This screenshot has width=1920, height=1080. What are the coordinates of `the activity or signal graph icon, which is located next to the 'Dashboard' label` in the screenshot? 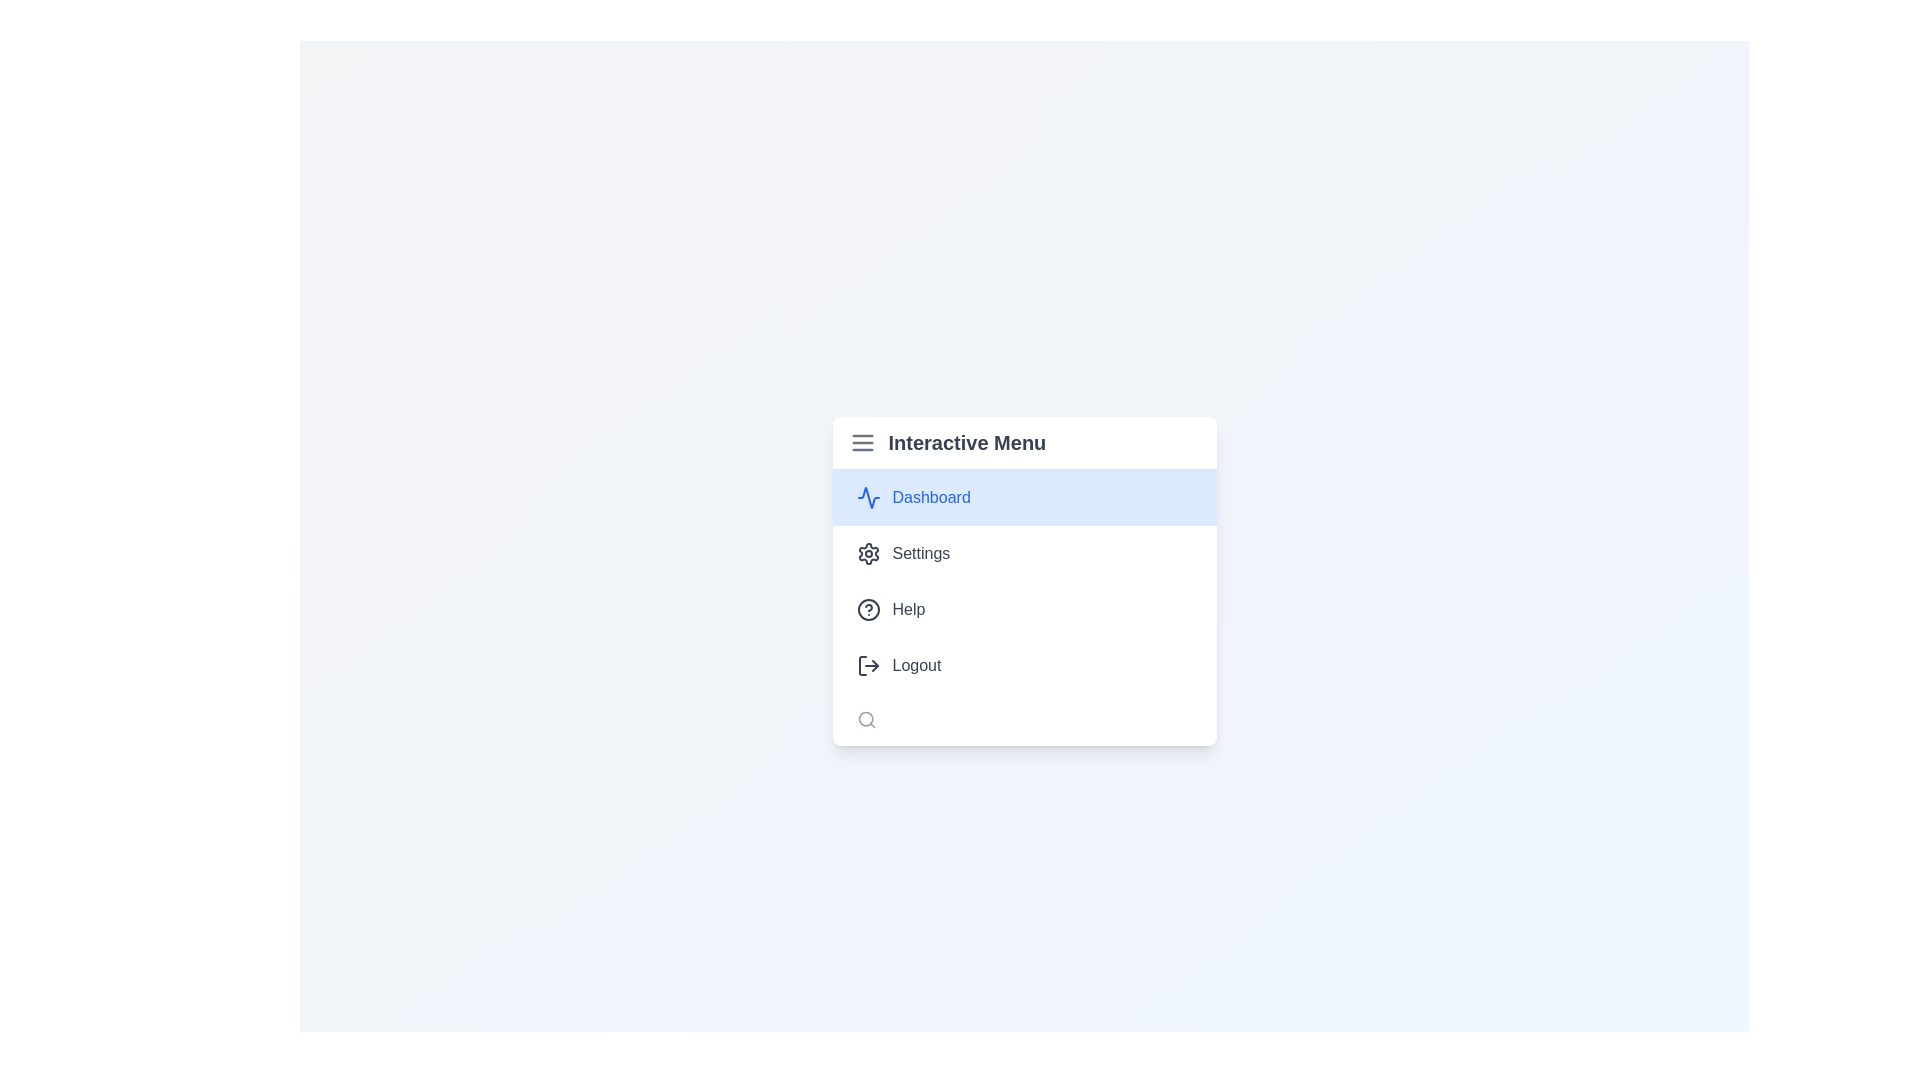 It's located at (868, 496).